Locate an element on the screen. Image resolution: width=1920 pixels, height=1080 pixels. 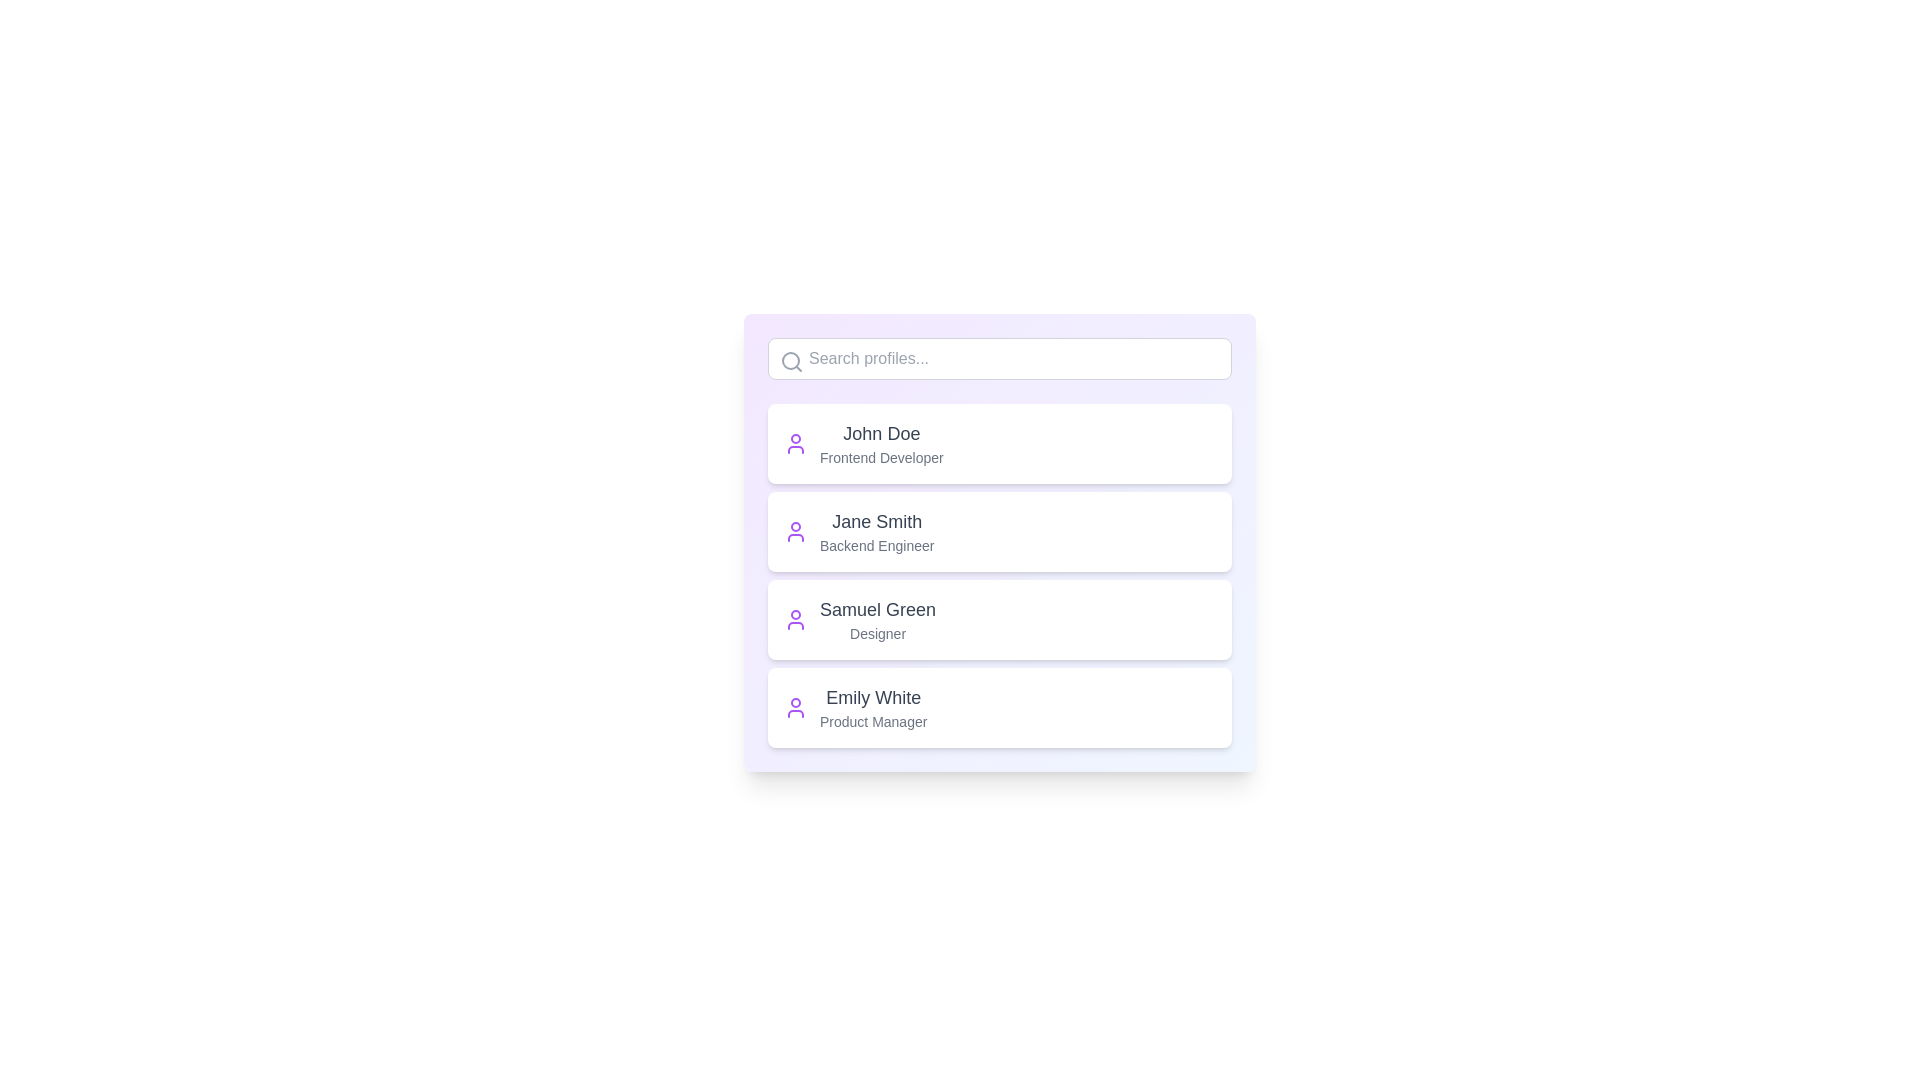
the Text Label providing additional information about the role or title associated with the user profile, located beneath the 'John Doe' text in the first profile card is located at coordinates (880, 458).